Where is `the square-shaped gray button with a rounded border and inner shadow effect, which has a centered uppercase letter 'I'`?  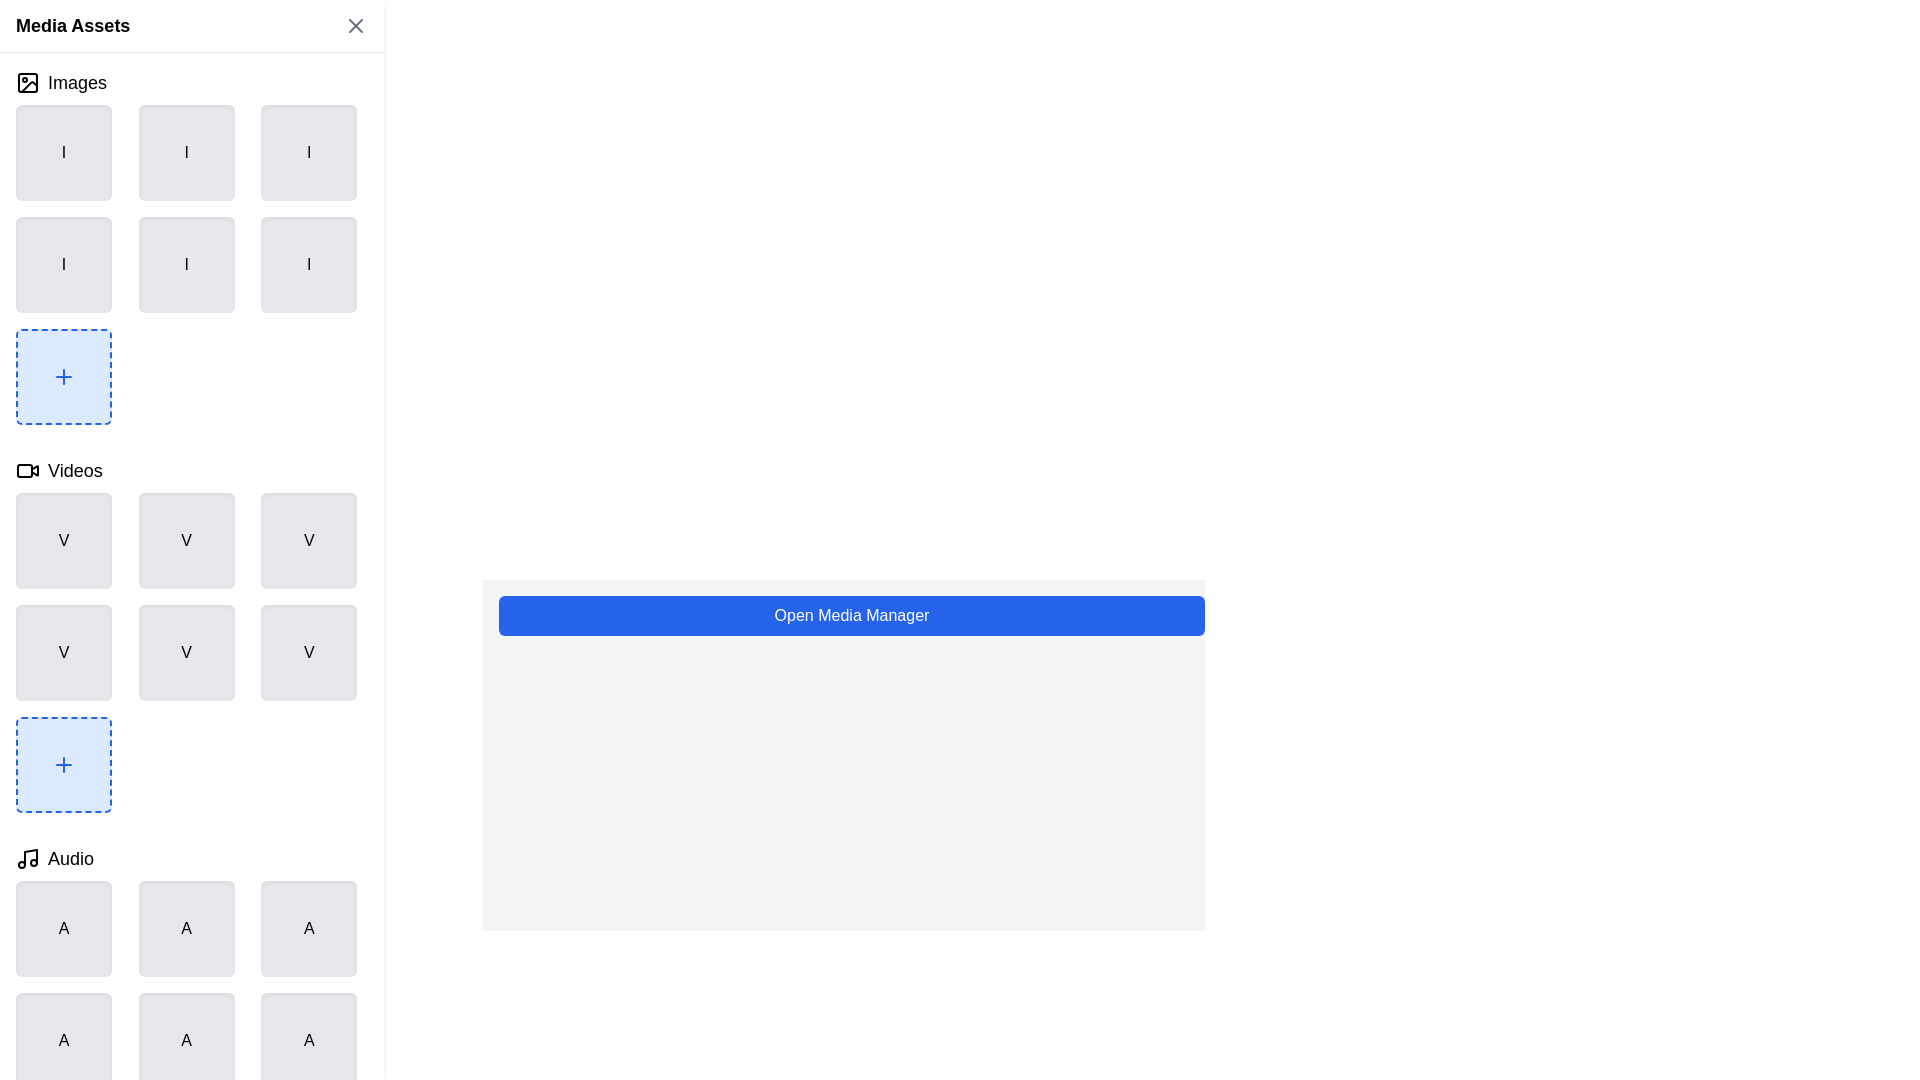 the square-shaped gray button with a rounded border and inner shadow effect, which has a centered uppercase letter 'I' is located at coordinates (63, 152).